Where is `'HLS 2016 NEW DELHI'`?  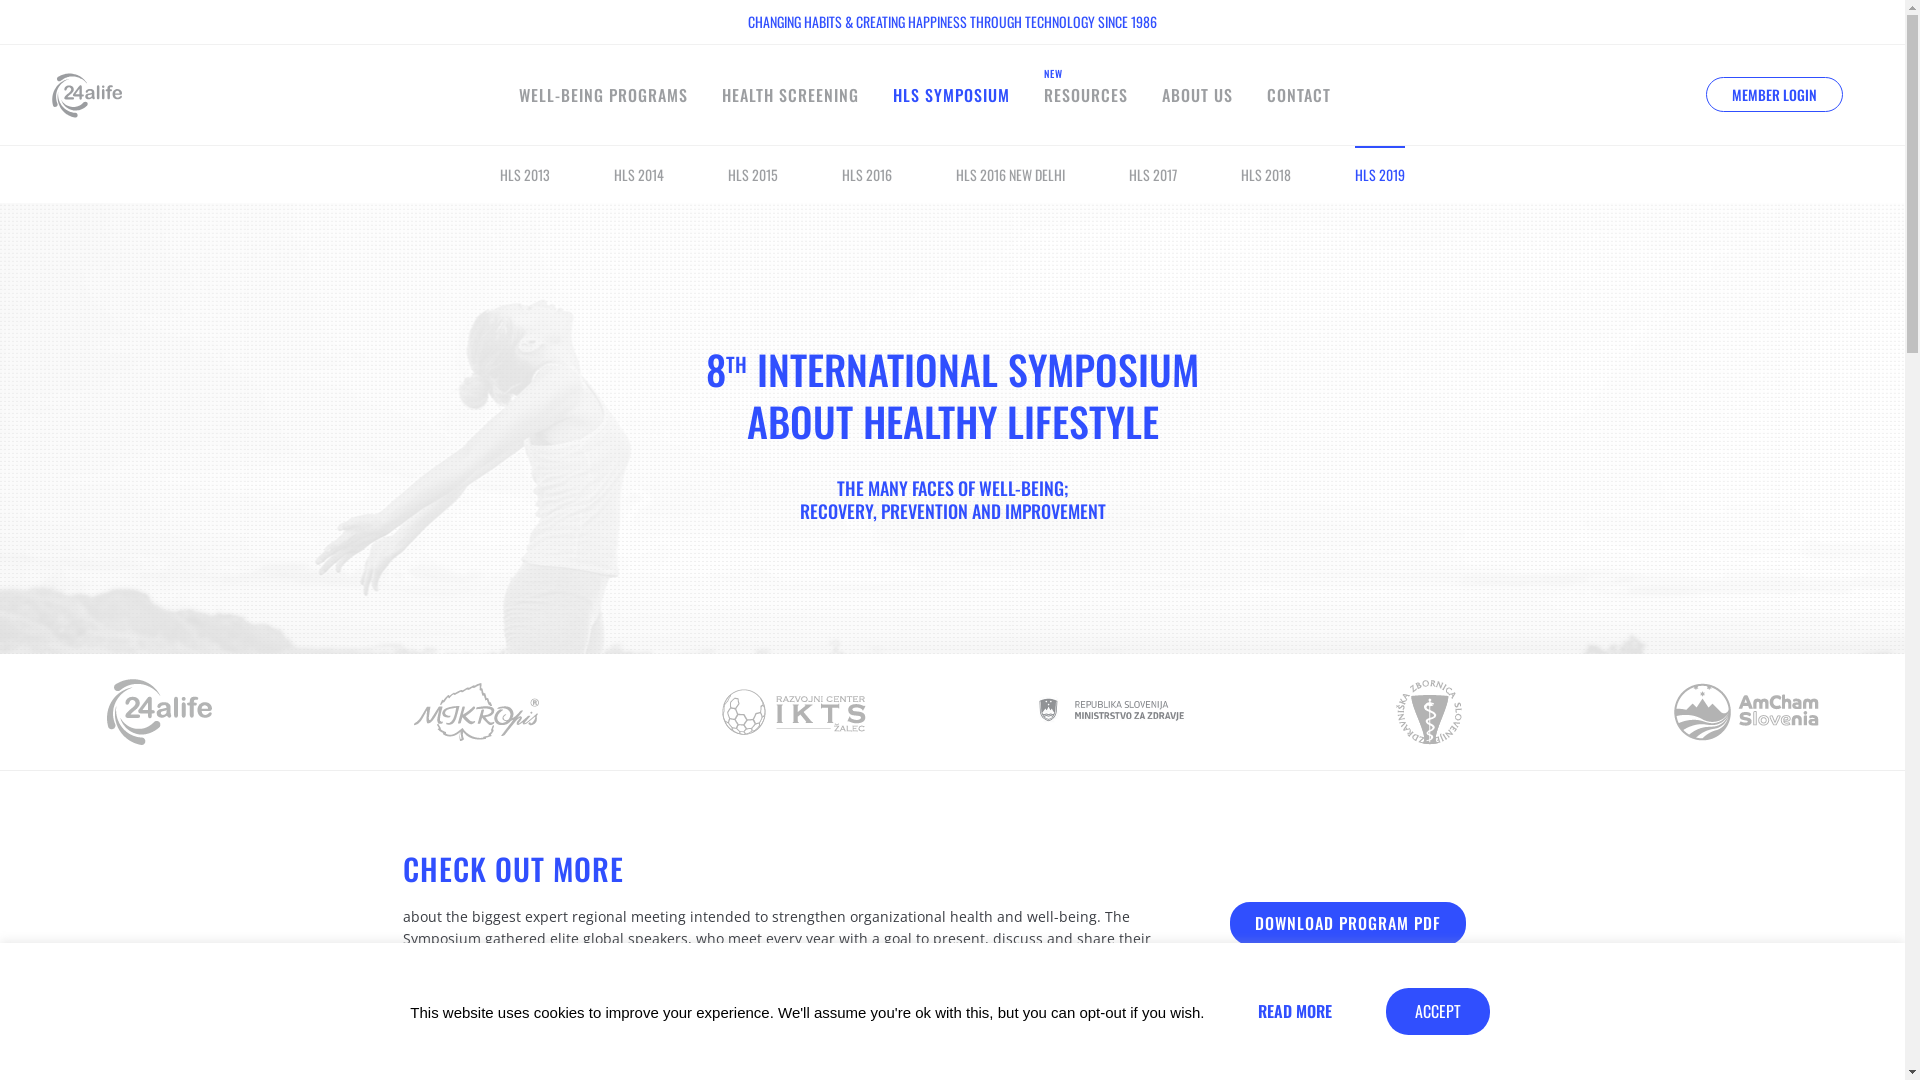
'HLS 2016 NEW DELHI' is located at coordinates (1010, 173).